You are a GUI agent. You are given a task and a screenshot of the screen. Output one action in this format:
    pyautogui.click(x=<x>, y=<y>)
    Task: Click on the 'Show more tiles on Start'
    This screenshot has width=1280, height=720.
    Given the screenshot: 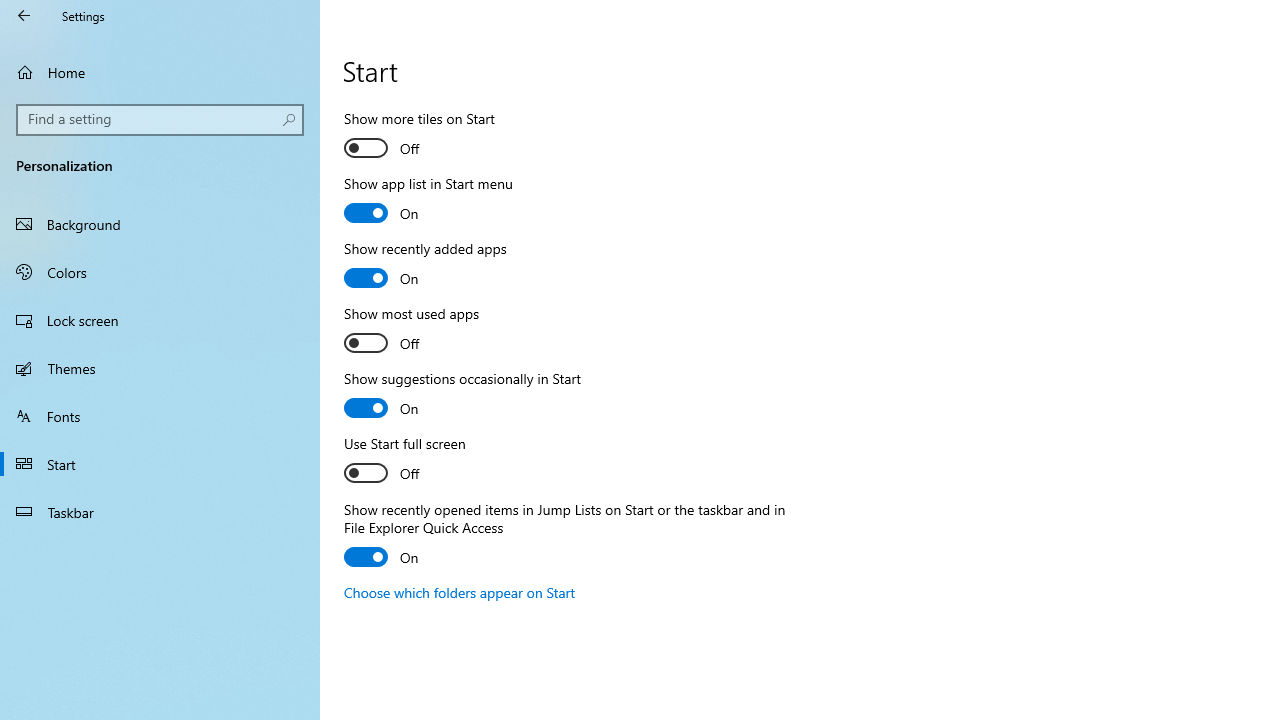 What is the action you would take?
    pyautogui.click(x=418, y=135)
    